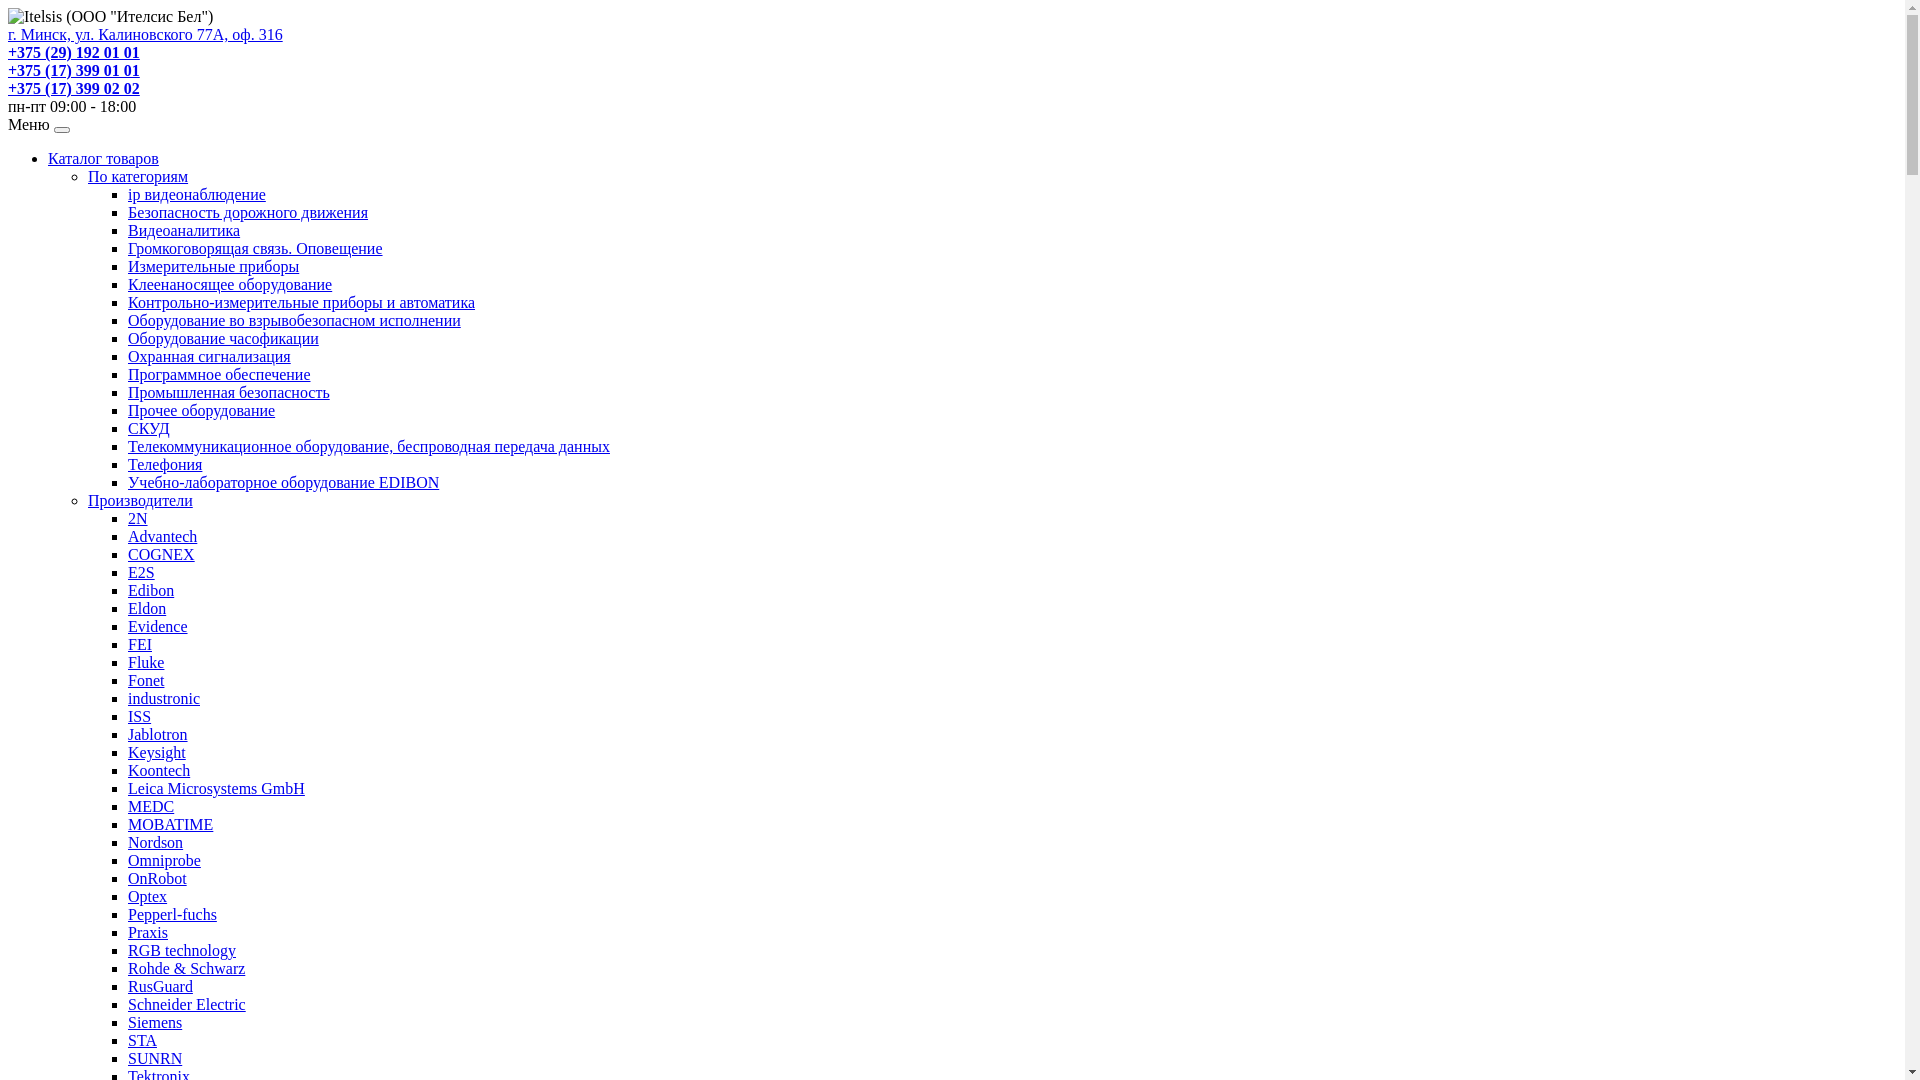 This screenshot has height=1080, width=1920. I want to click on 'MEDC', so click(149, 805).